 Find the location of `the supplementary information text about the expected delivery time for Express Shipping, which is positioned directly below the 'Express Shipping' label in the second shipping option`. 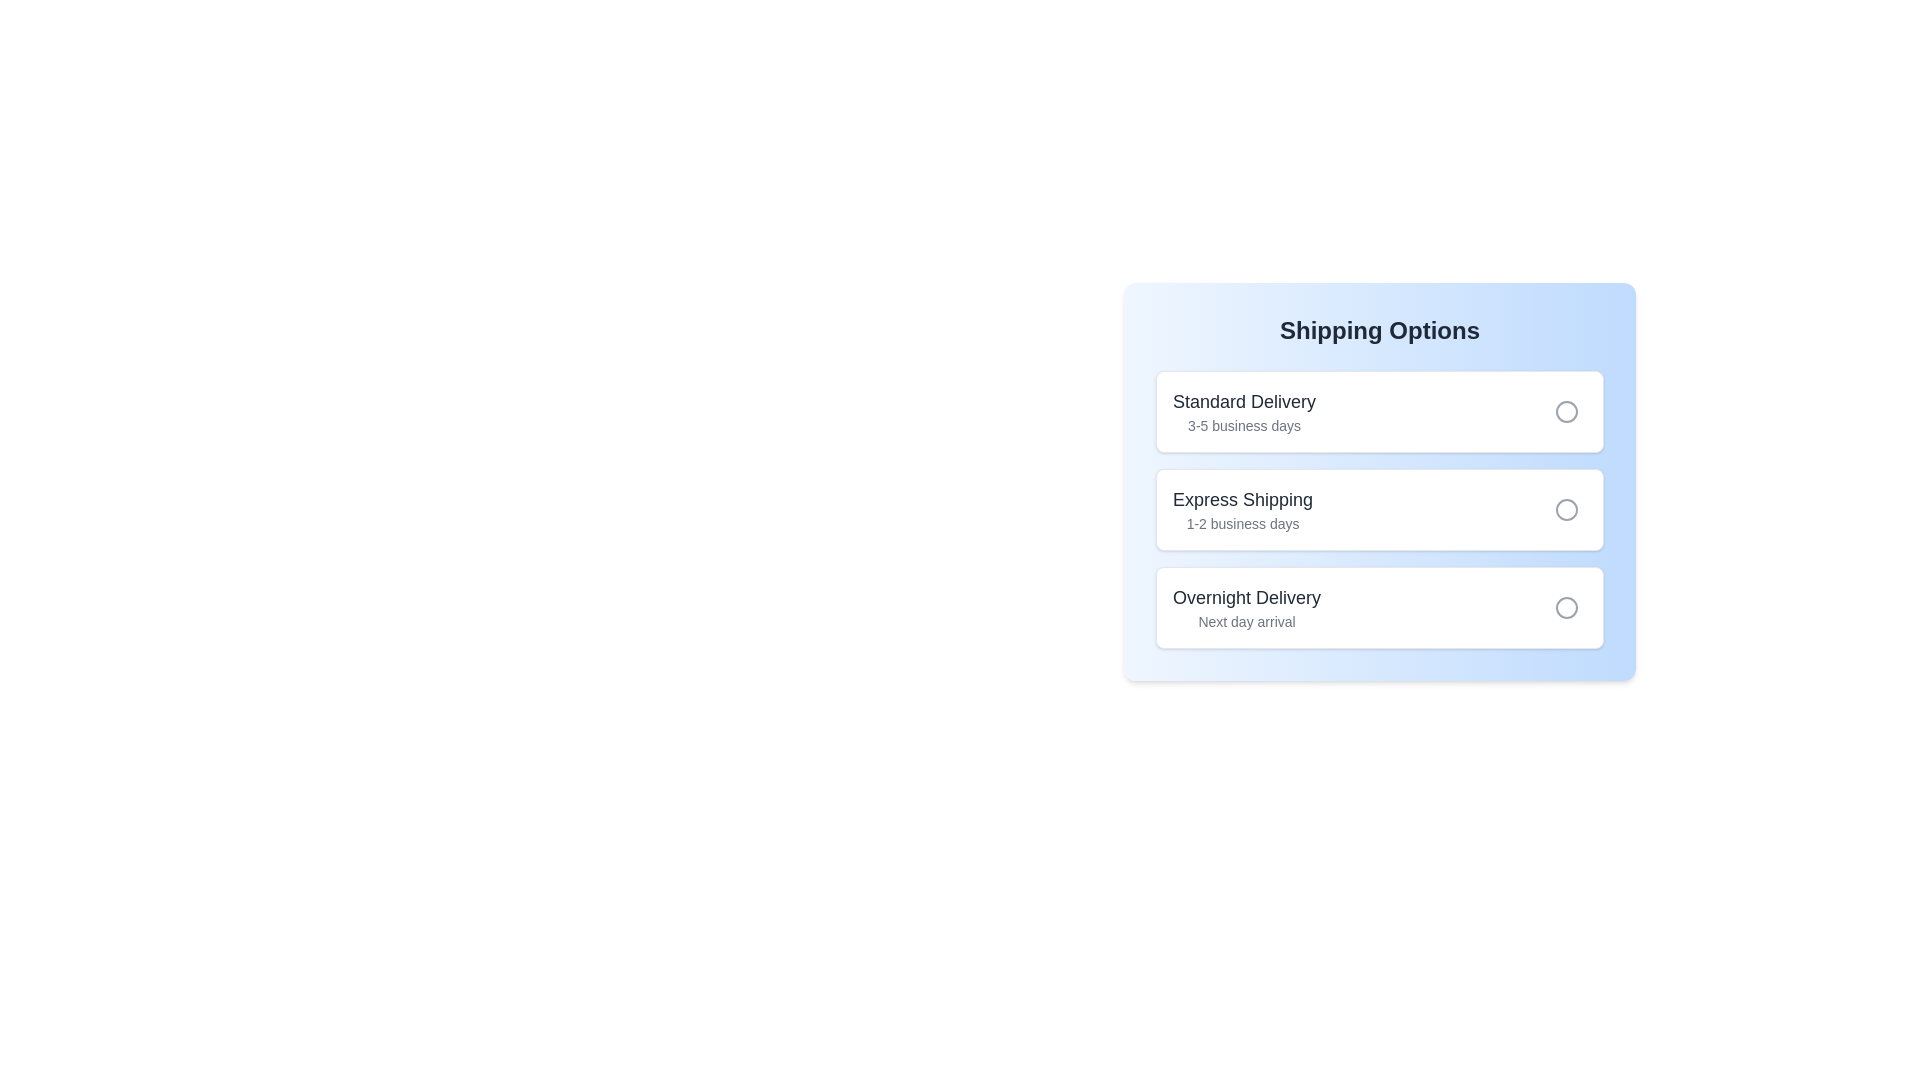

the supplementary information text about the expected delivery time for Express Shipping, which is positioned directly below the 'Express Shipping' label in the second shipping option is located at coordinates (1242, 523).